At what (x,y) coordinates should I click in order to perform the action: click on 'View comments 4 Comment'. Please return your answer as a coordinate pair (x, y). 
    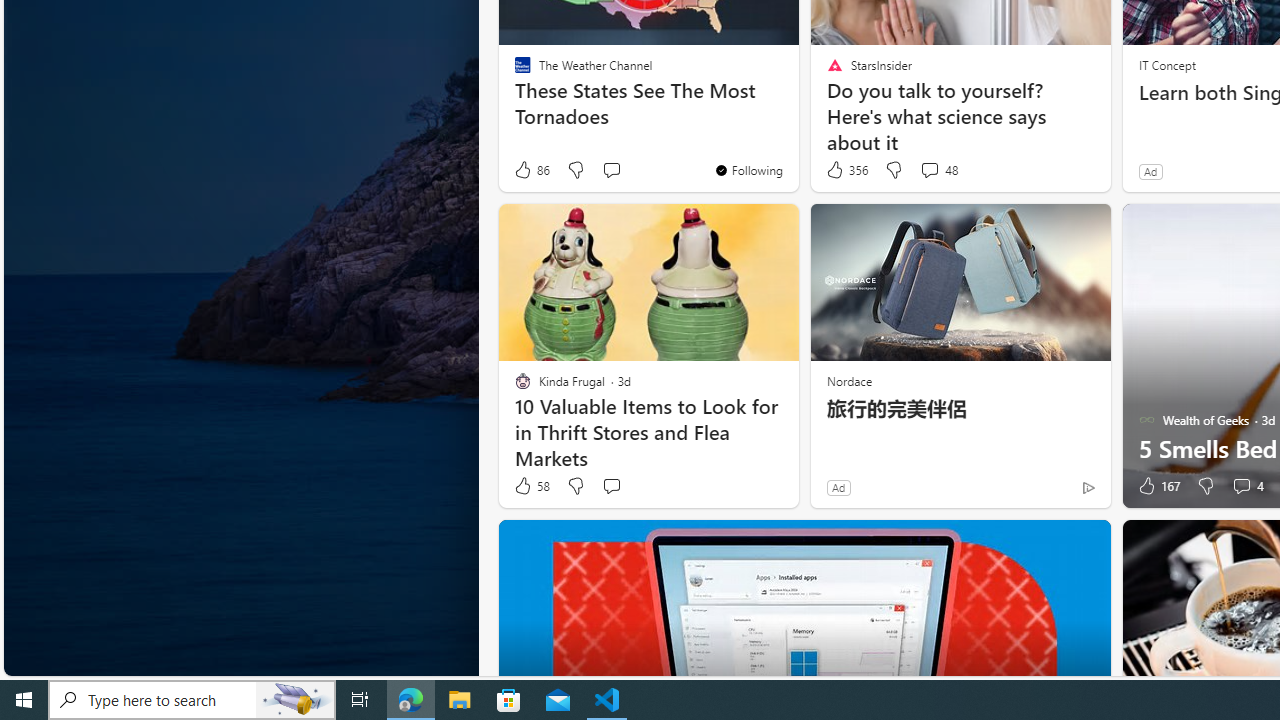
    Looking at the image, I should click on (1240, 486).